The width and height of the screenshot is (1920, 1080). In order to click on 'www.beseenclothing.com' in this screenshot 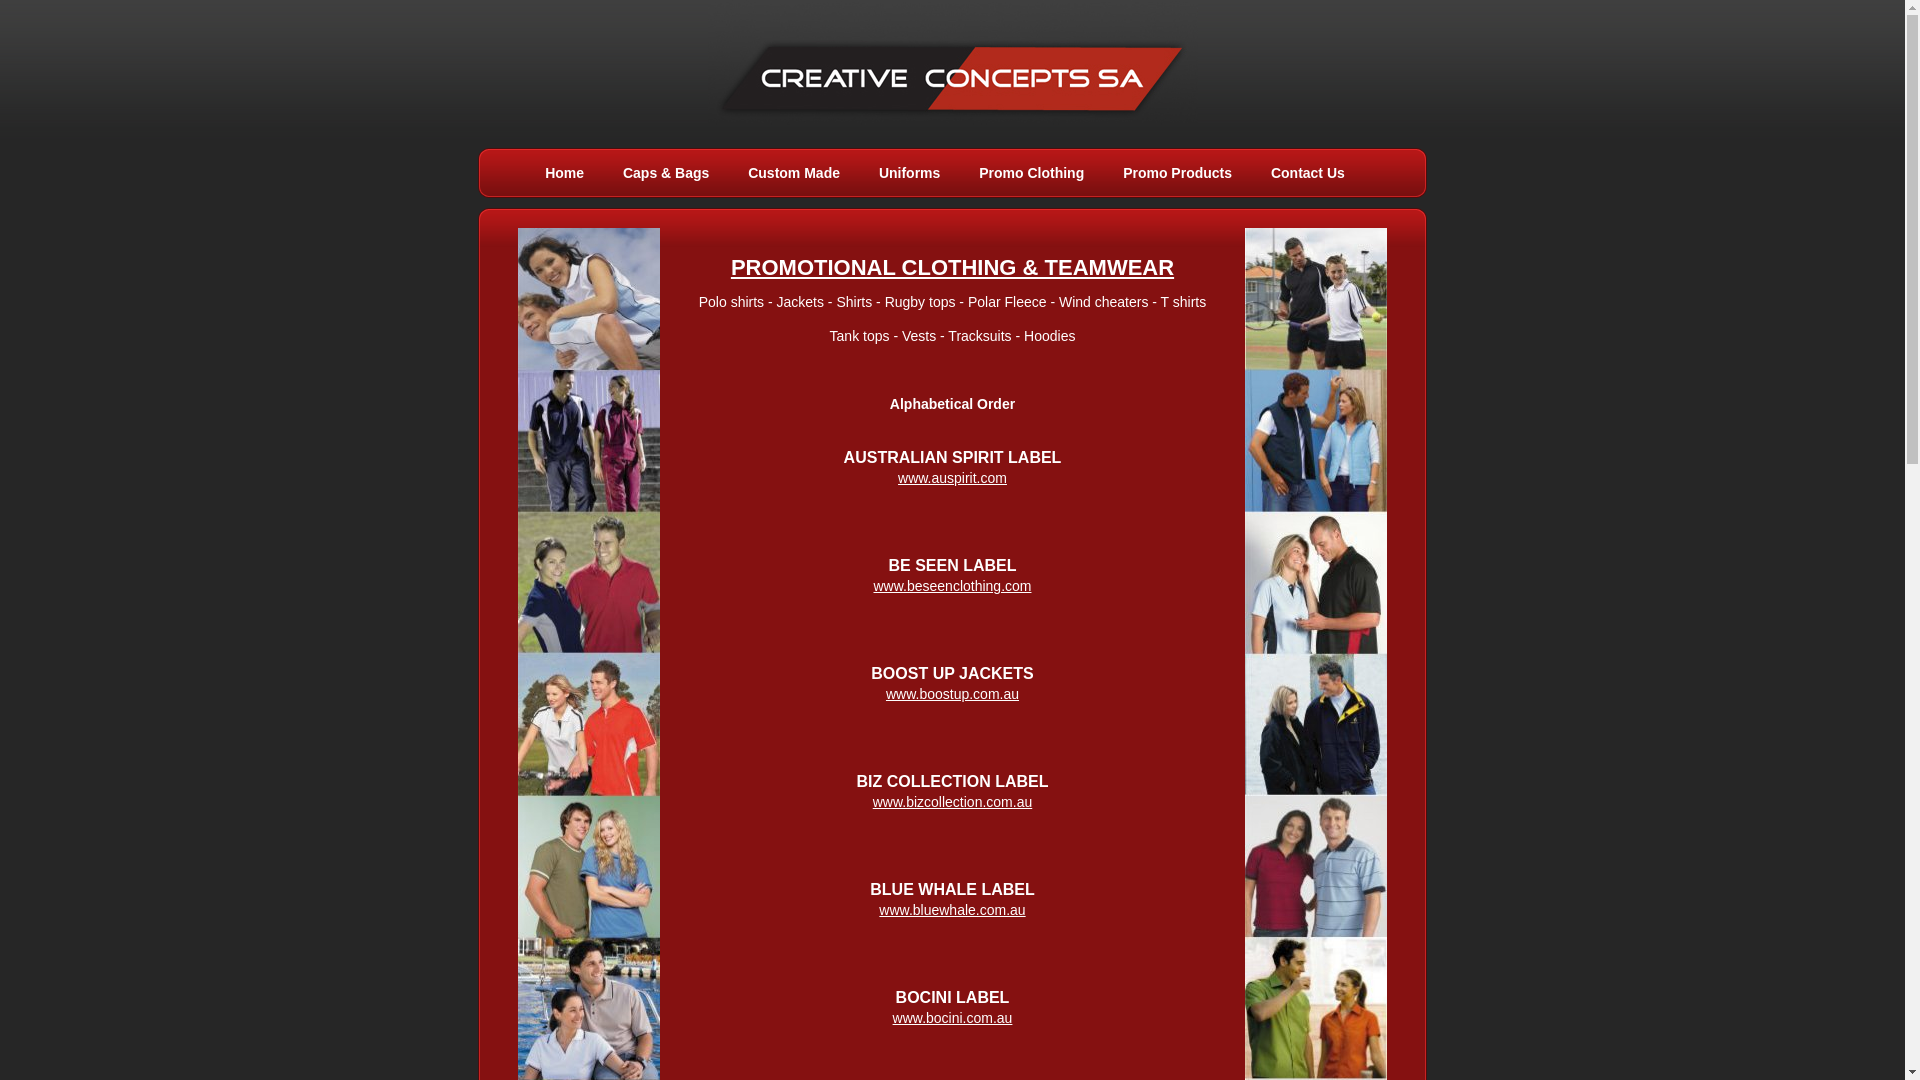, I will do `click(952, 585)`.